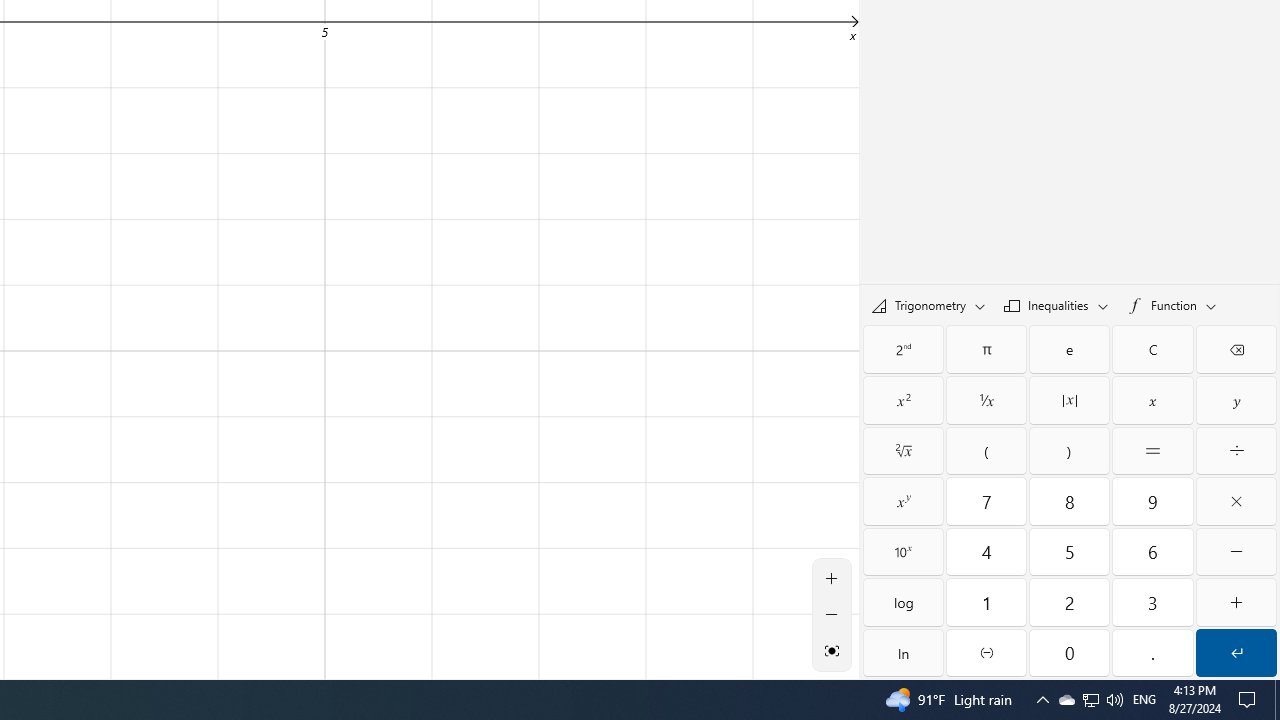 The width and height of the screenshot is (1280, 720). What do you see at coordinates (902, 551) in the screenshot?
I see `'Ten to the exponent'` at bounding box center [902, 551].